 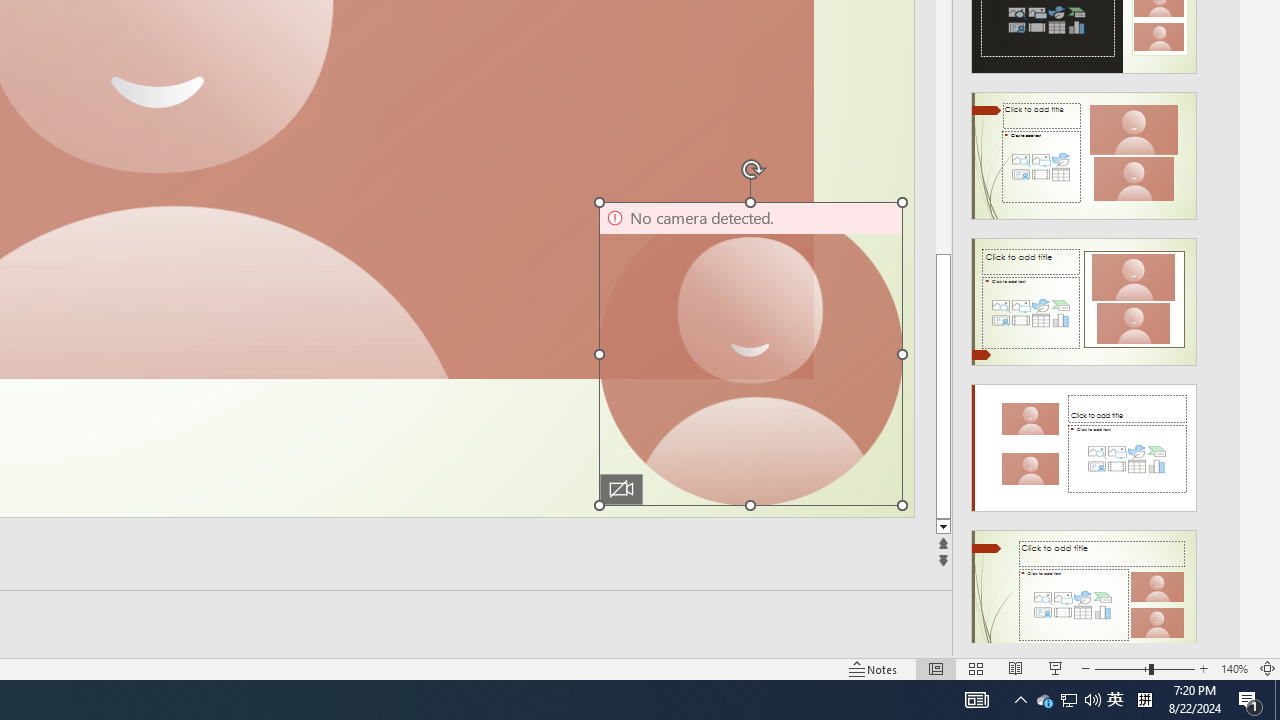 What do you see at coordinates (1203, 669) in the screenshot?
I see `'Zoom In'` at bounding box center [1203, 669].